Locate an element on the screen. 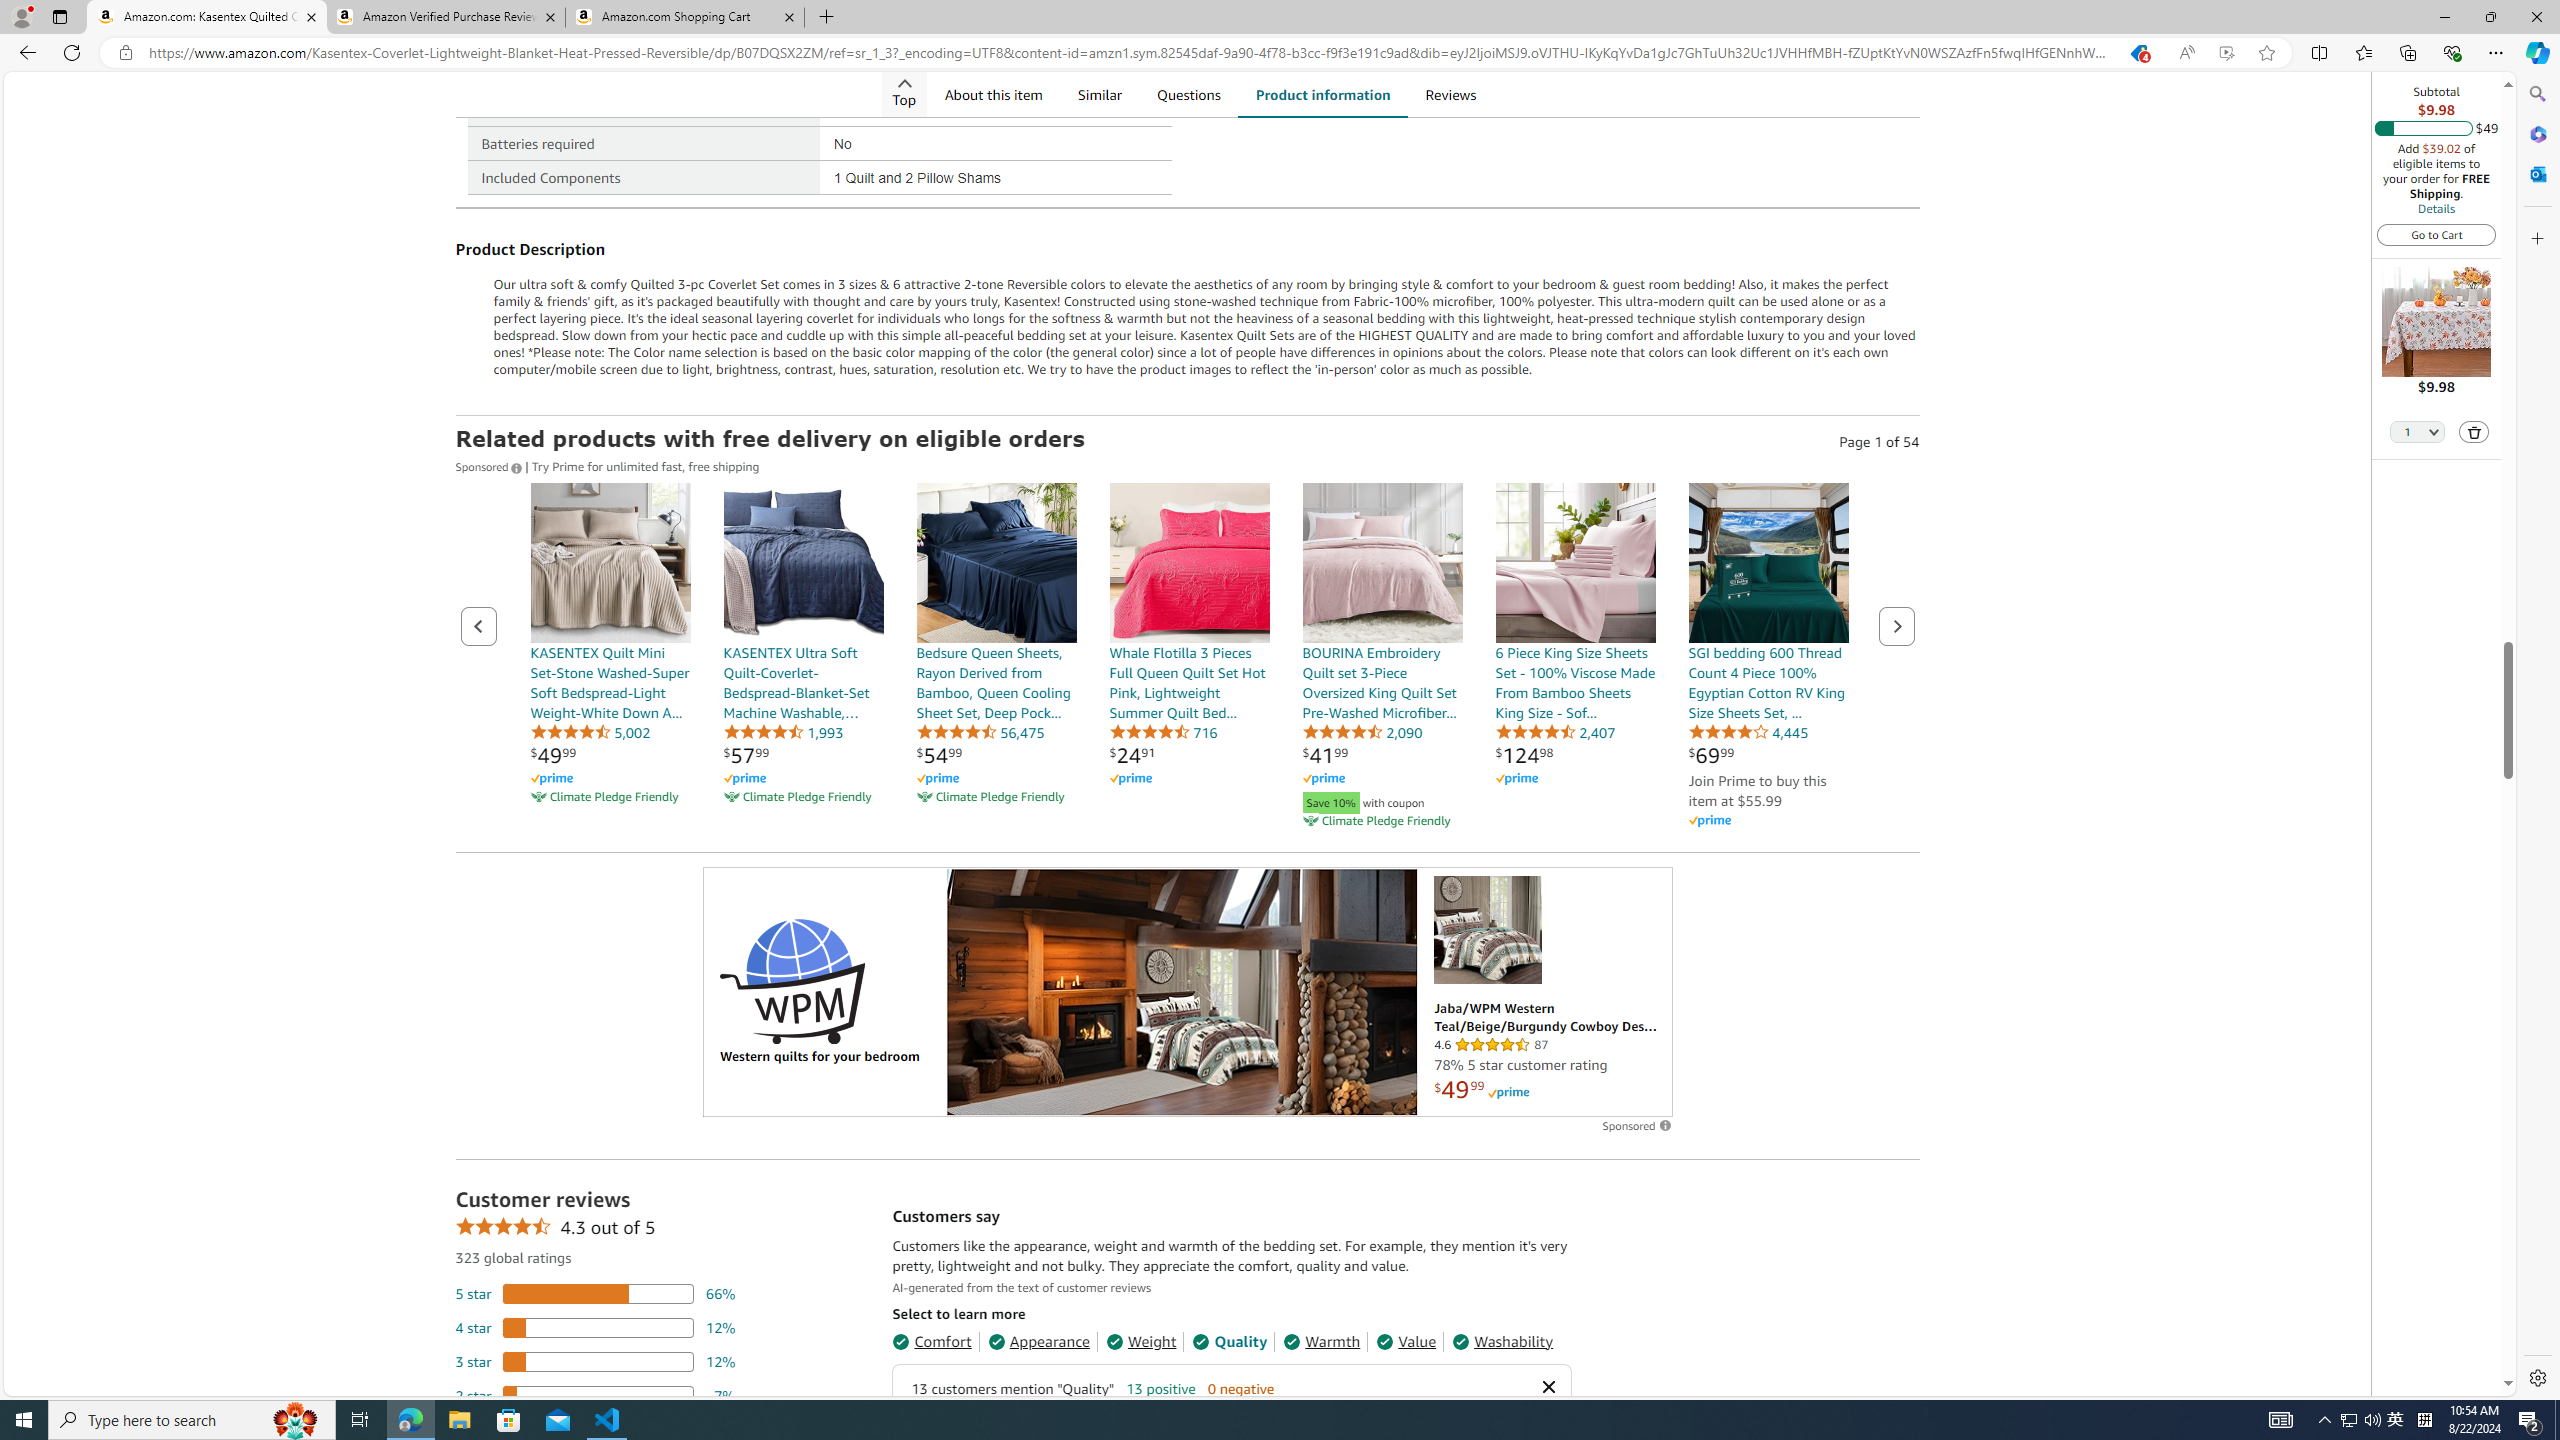  '$57.99' is located at coordinates (745, 754).